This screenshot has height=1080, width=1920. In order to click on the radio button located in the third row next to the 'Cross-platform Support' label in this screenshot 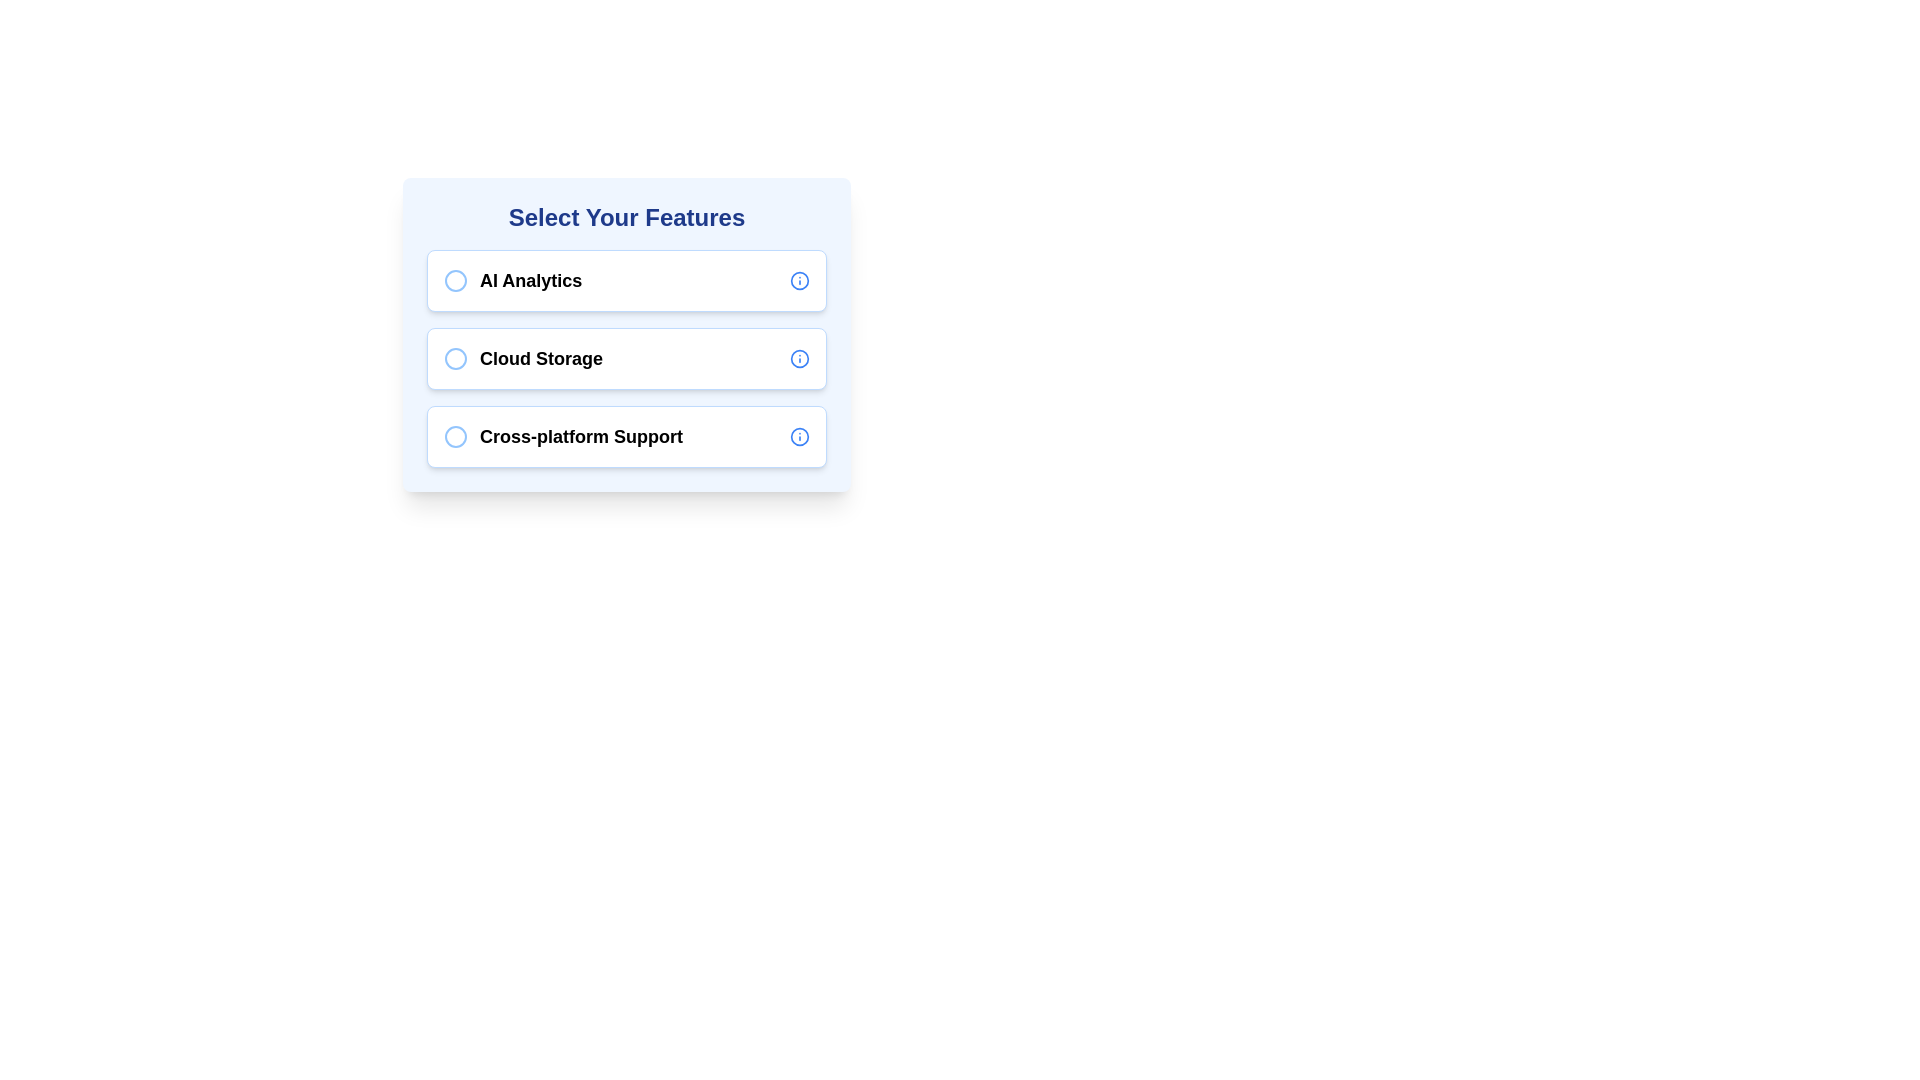, I will do `click(455, 435)`.